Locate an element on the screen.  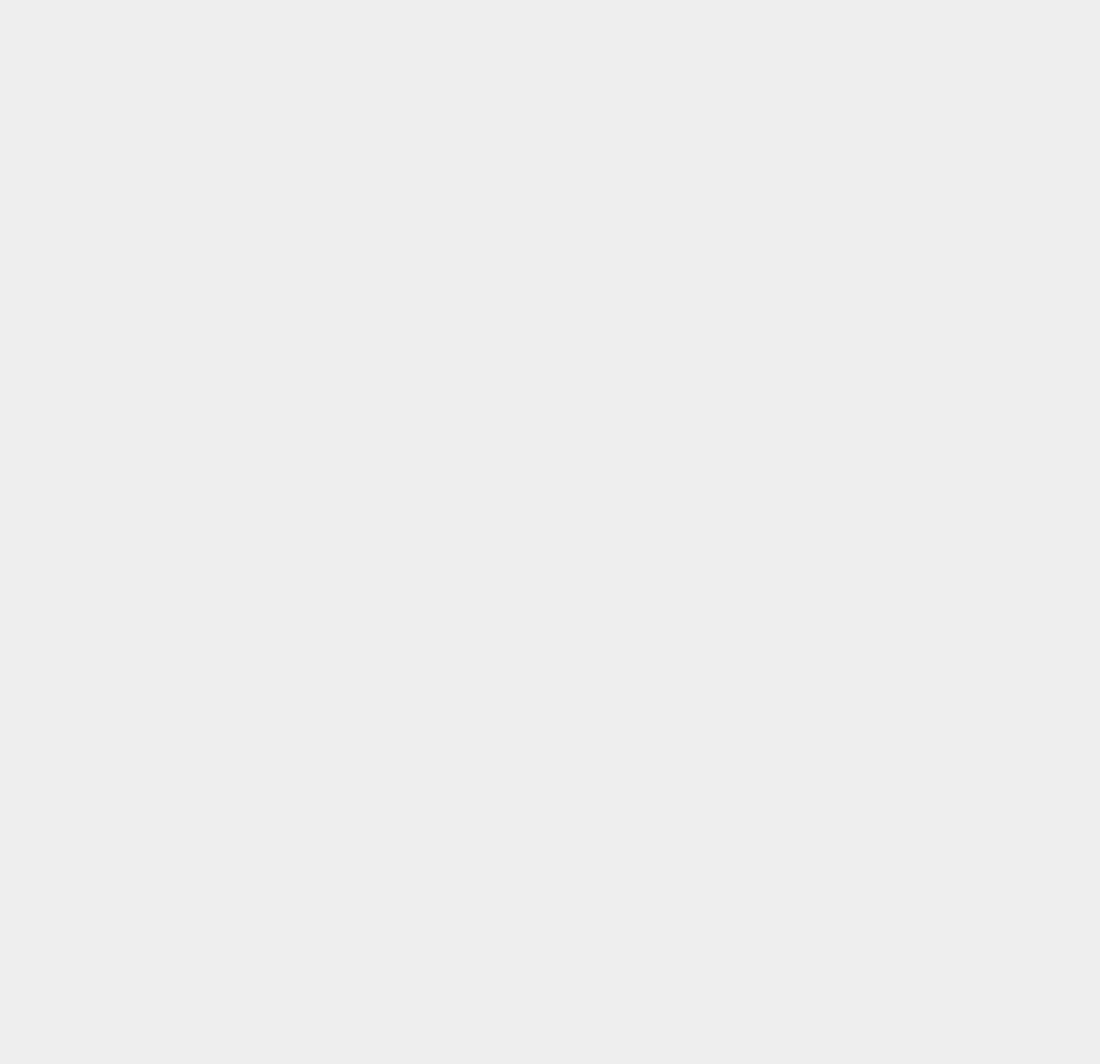
'Firefox Add-Ons' is located at coordinates (778, 869).